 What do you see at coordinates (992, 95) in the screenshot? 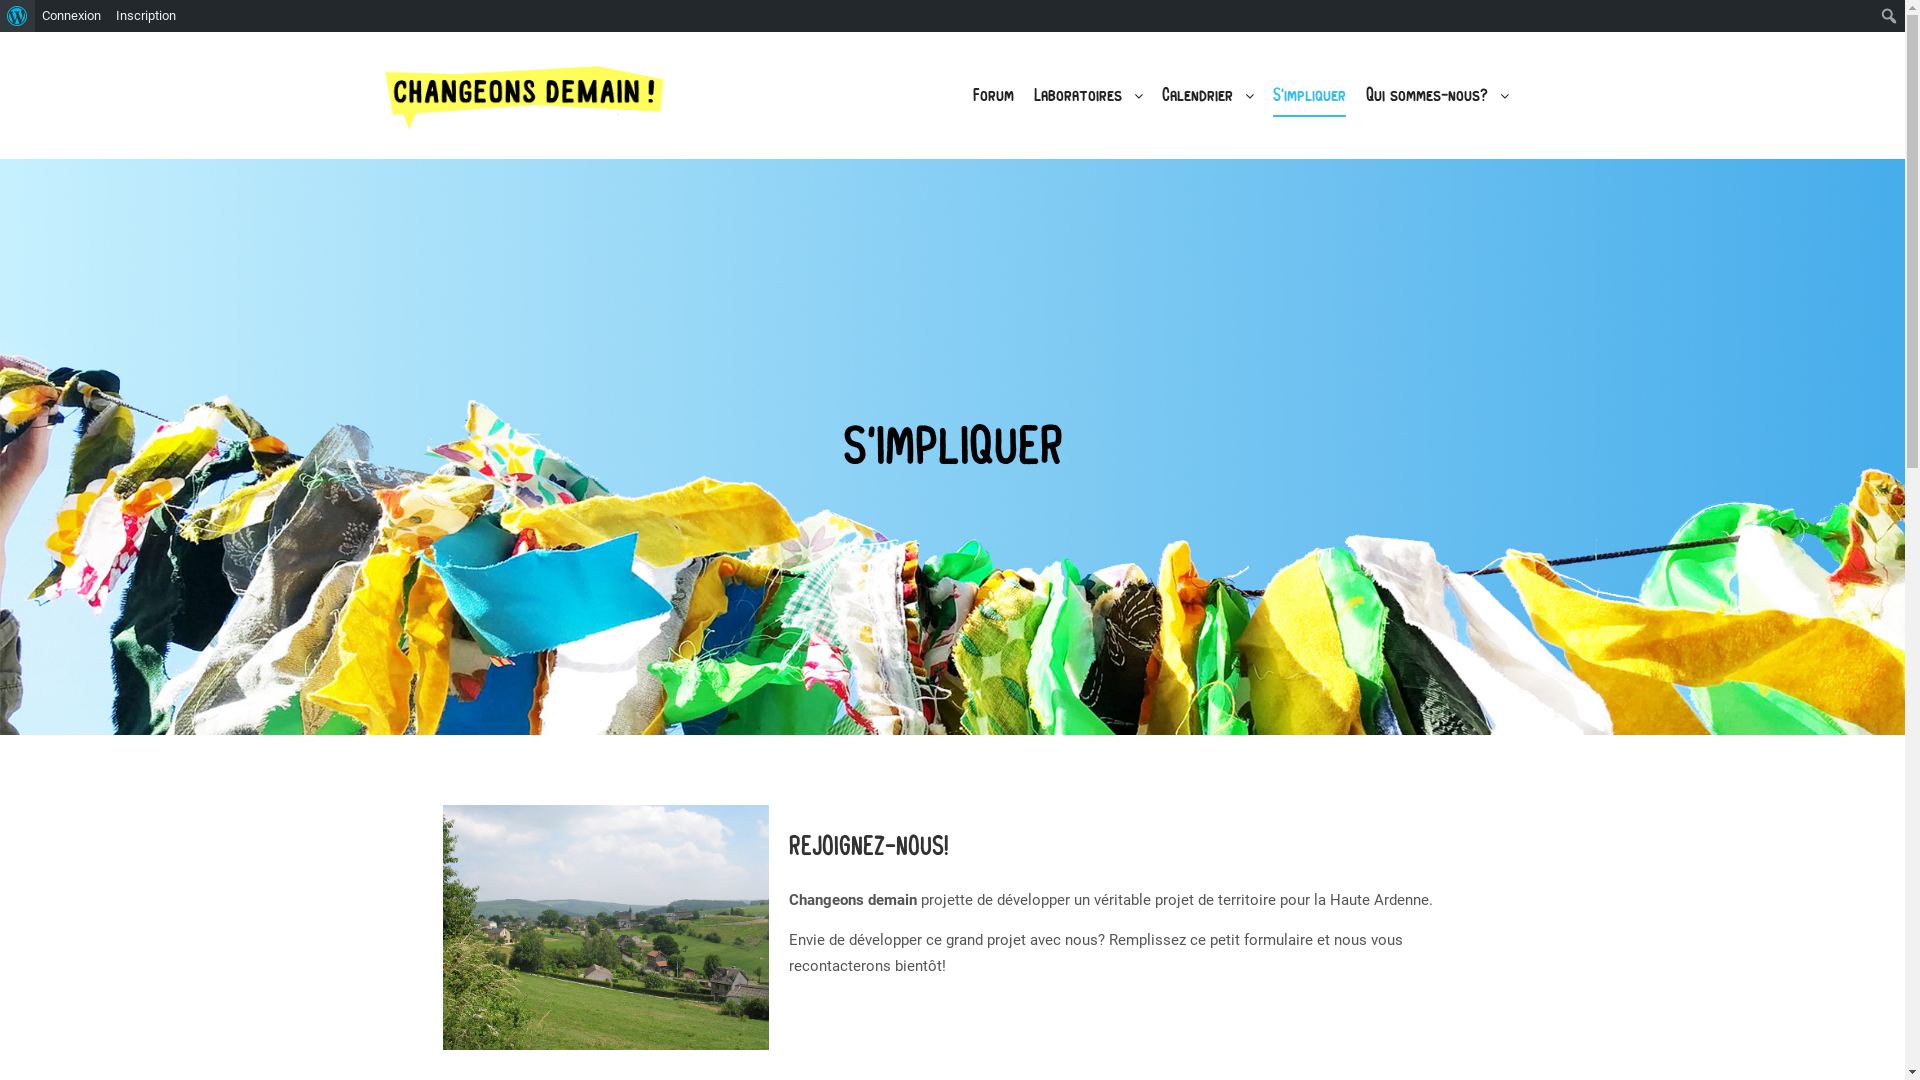
I see `'Forum'` at bounding box center [992, 95].